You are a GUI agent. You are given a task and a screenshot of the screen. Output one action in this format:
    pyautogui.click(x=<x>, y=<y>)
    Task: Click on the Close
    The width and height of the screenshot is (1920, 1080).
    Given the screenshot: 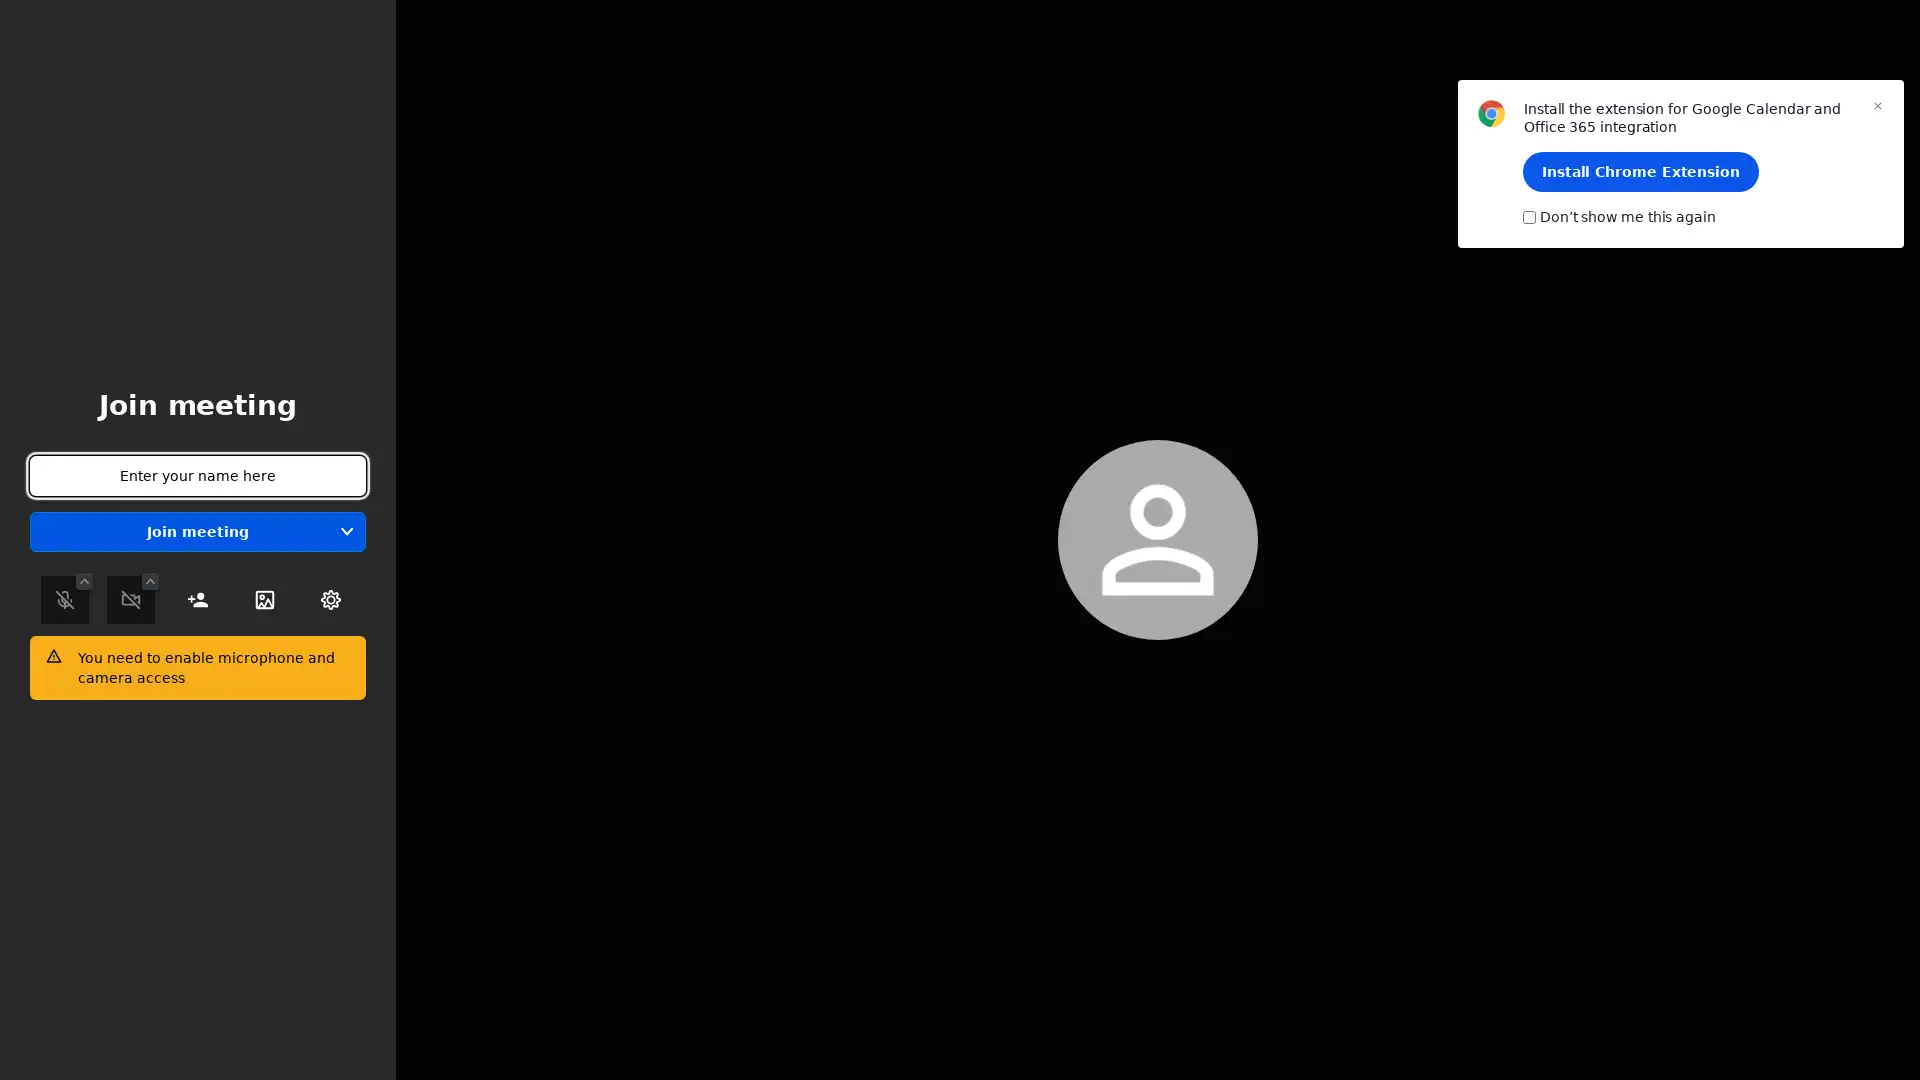 What is the action you would take?
    pyautogui.click(x=1876, y=105)
    